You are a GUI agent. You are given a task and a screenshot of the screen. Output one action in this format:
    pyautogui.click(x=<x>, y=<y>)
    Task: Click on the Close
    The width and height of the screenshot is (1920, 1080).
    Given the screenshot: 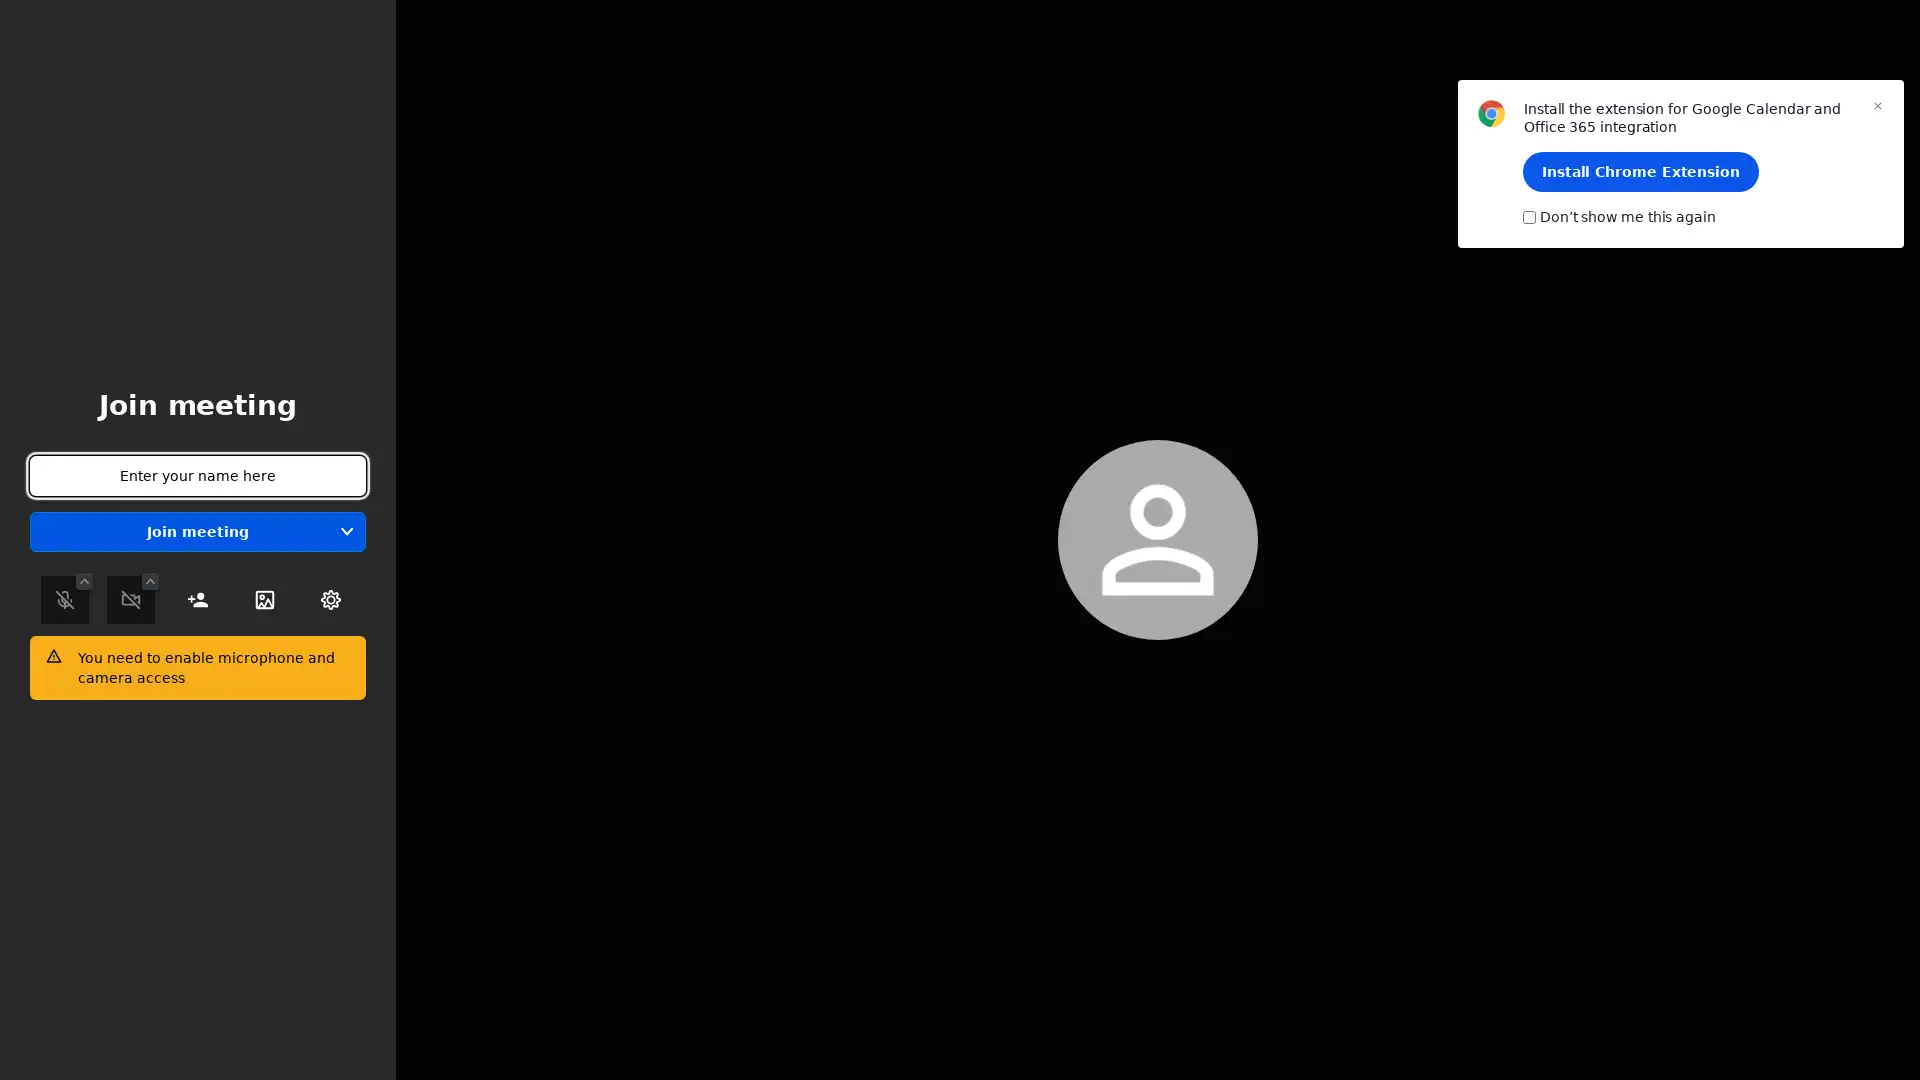 What is the action you would take?
    pyautogui.click(x=1876, y=105)
    